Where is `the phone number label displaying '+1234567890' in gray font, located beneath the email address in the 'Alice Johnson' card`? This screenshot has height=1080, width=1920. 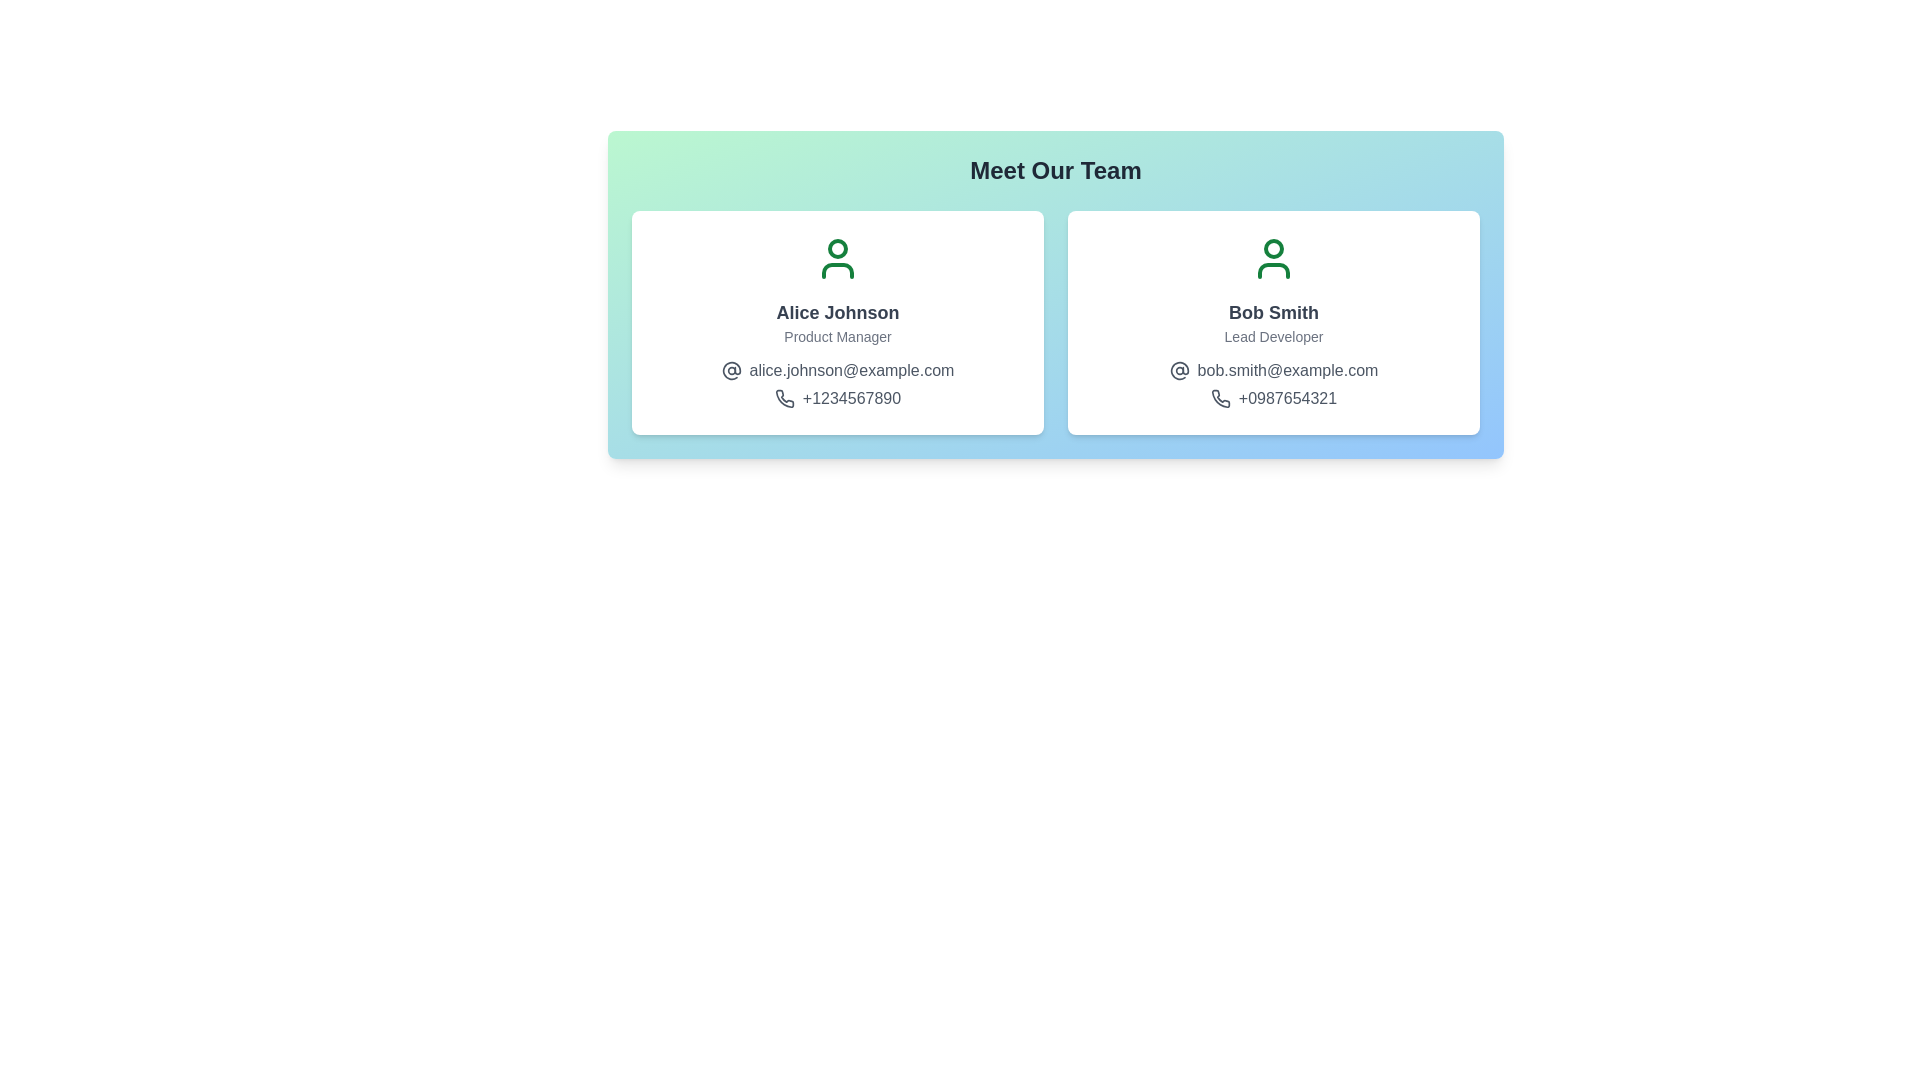
the phone number label displaying '+1234567890' in gray font, located beneath the email address in the 'Alice Johnson' card is located at coordinates (851, 398).